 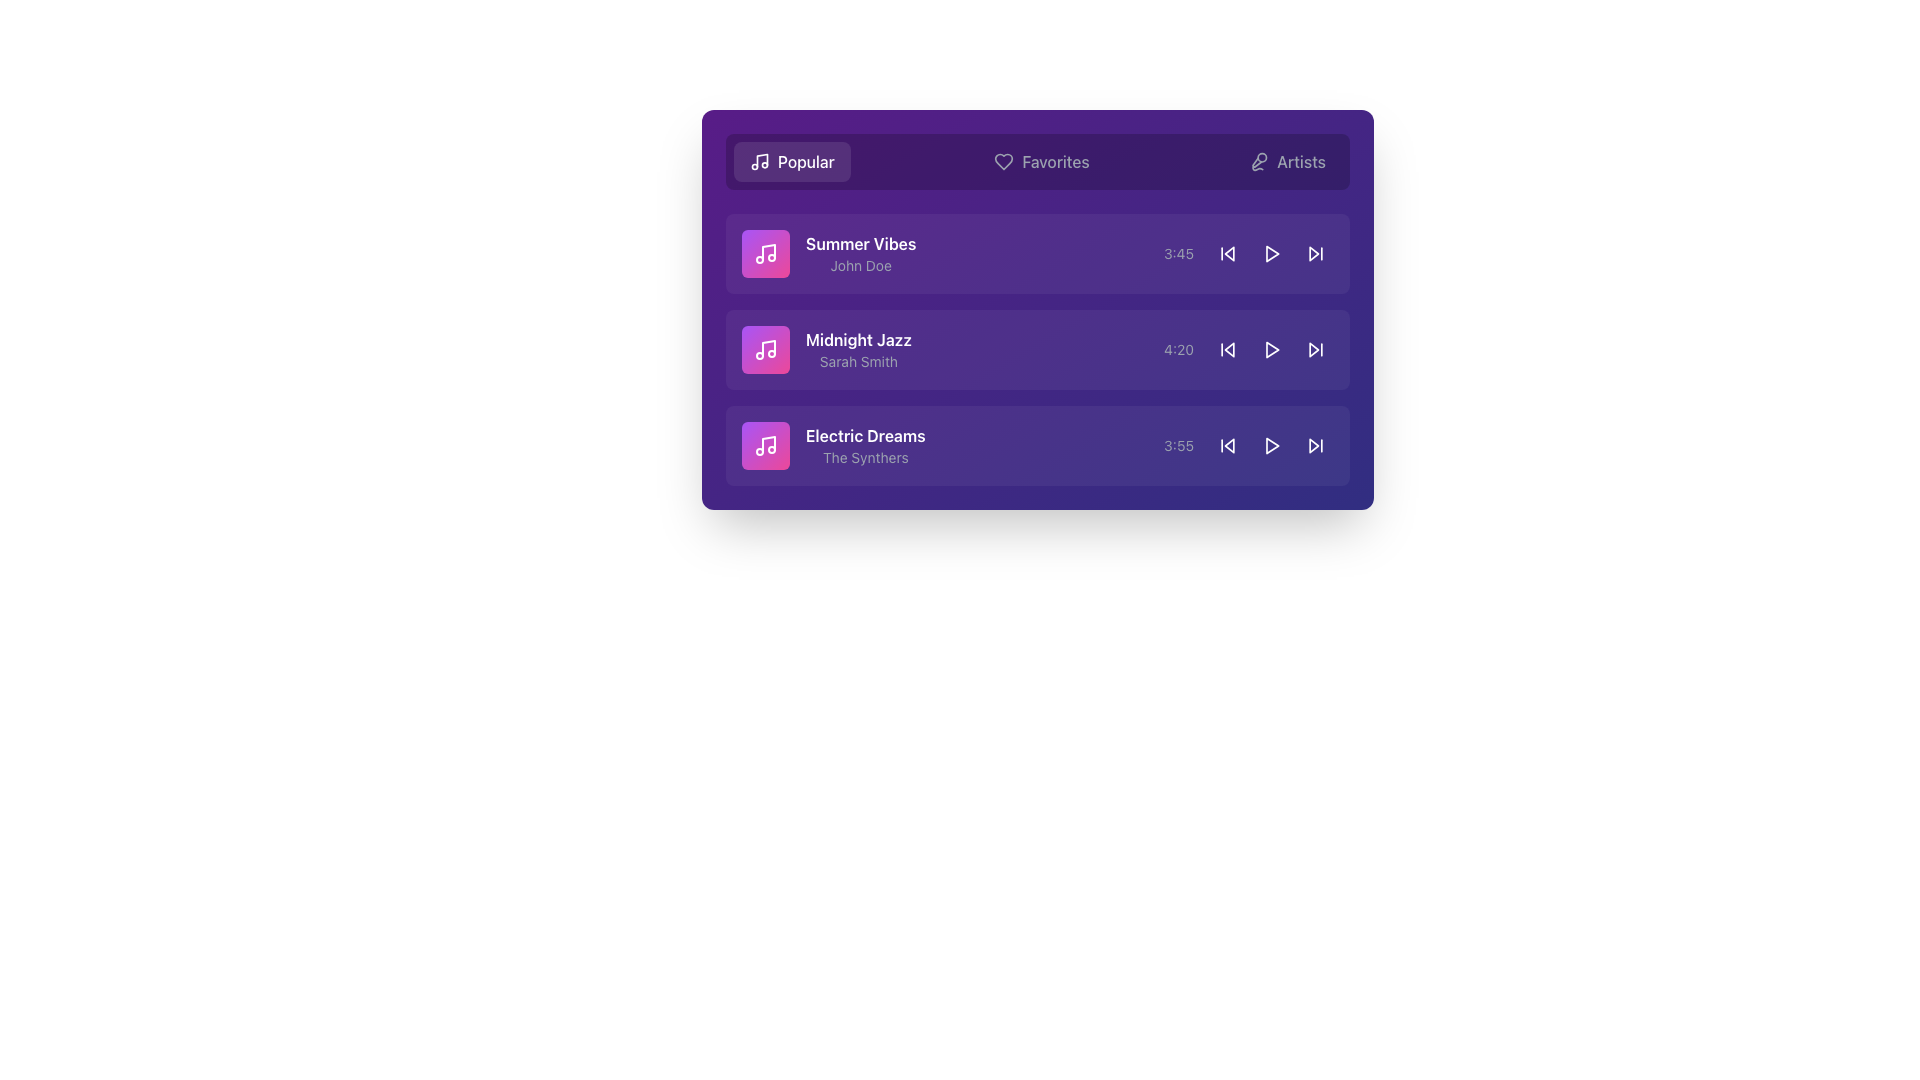 What do you see at coordinates (1271, 445) in the screenshot?
I see `the triangular play icon button located in the bottom row of multimedia controls for the 'Electric Dreams' track, positioned between the rewind and fast-forward buttons` at bounding box center [1271, 445].